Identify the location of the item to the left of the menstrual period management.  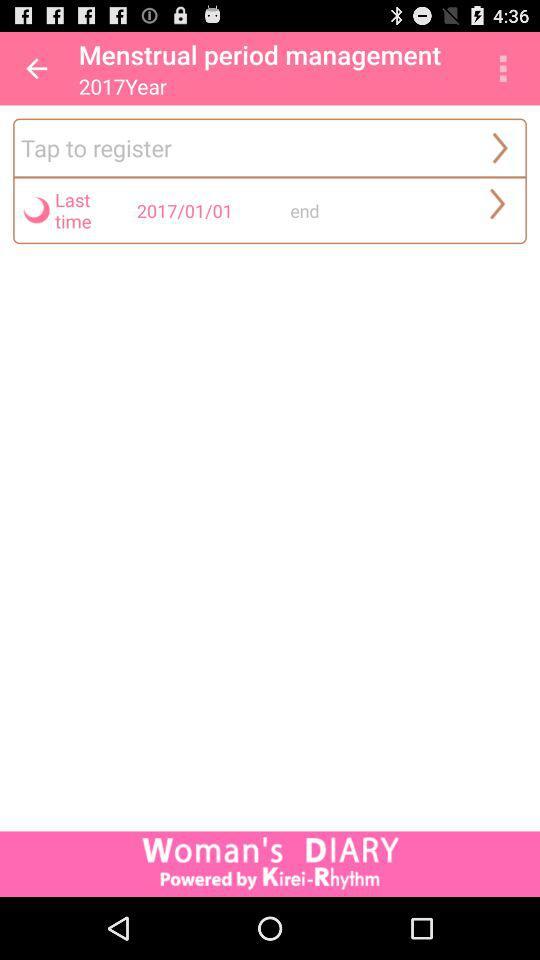
(36, 68).